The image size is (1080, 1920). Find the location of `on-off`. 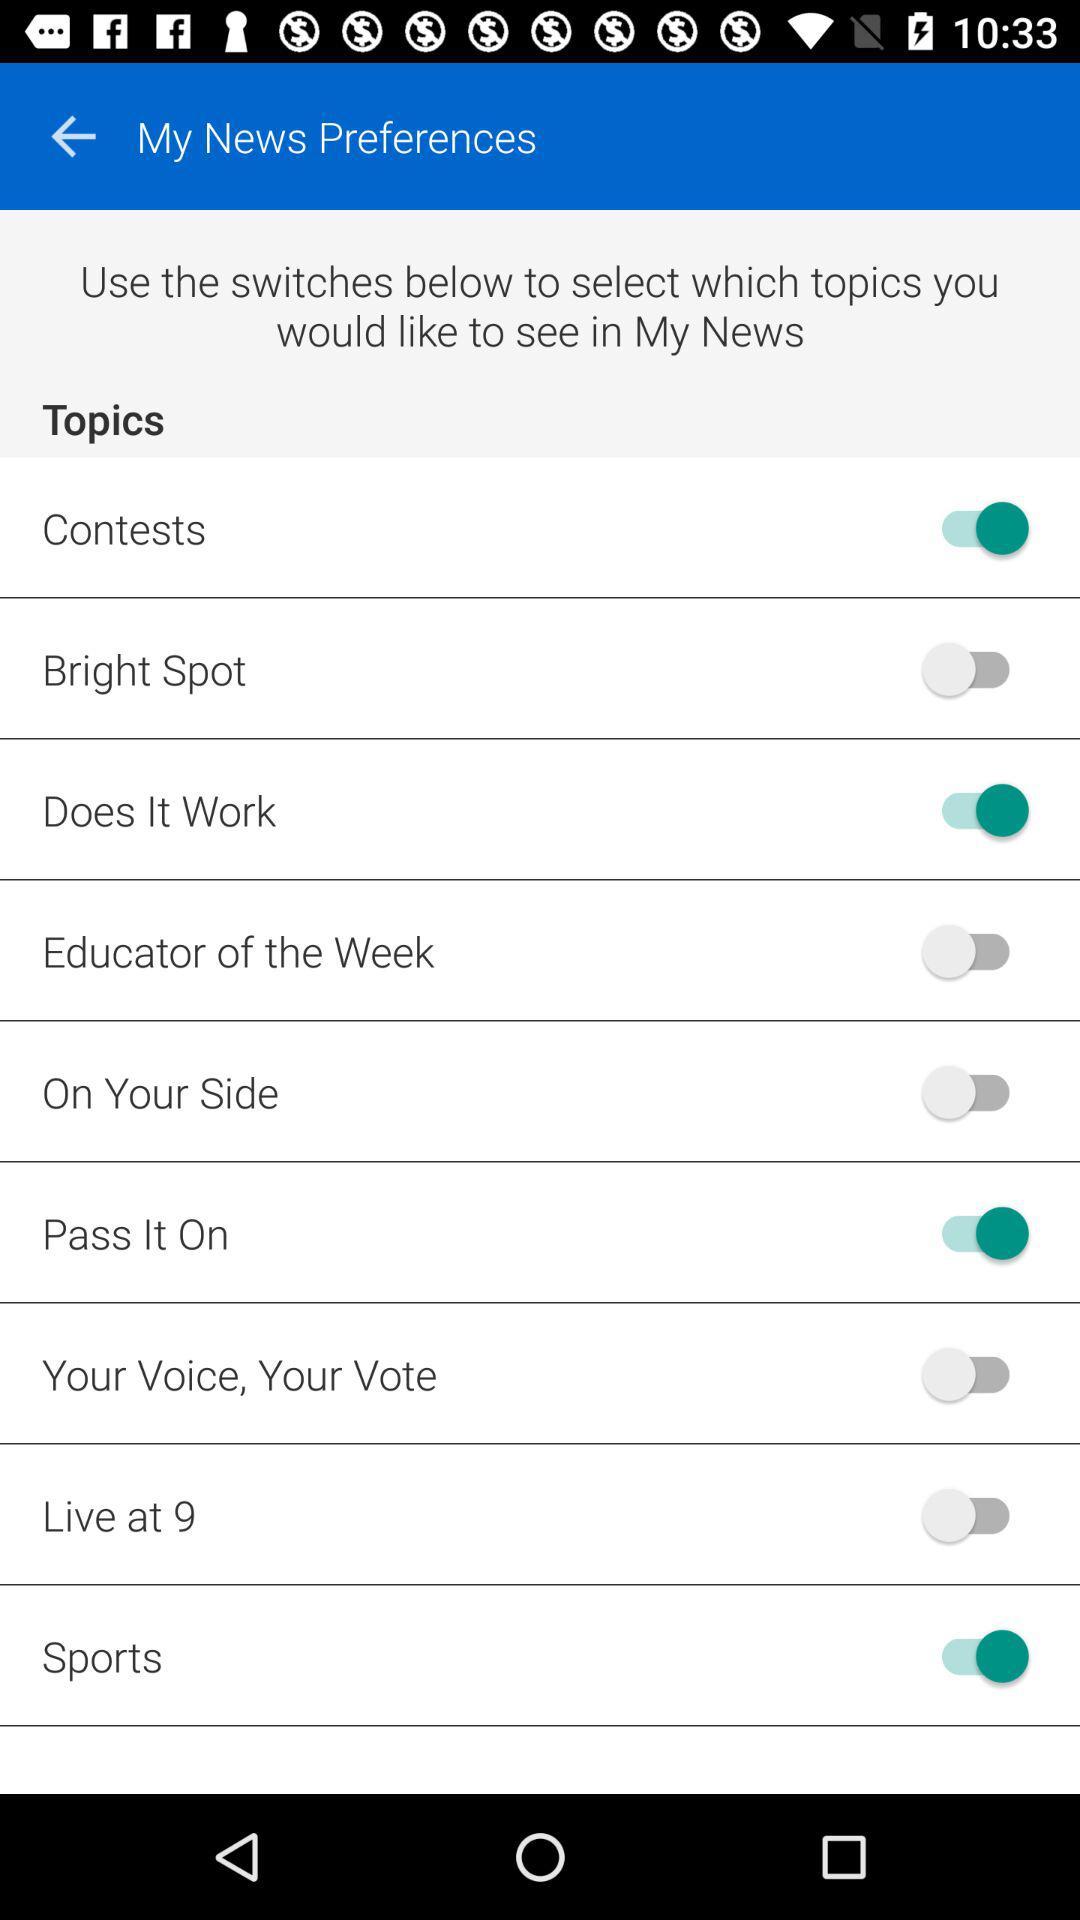

on-off is located at coordinates (974, 1090).